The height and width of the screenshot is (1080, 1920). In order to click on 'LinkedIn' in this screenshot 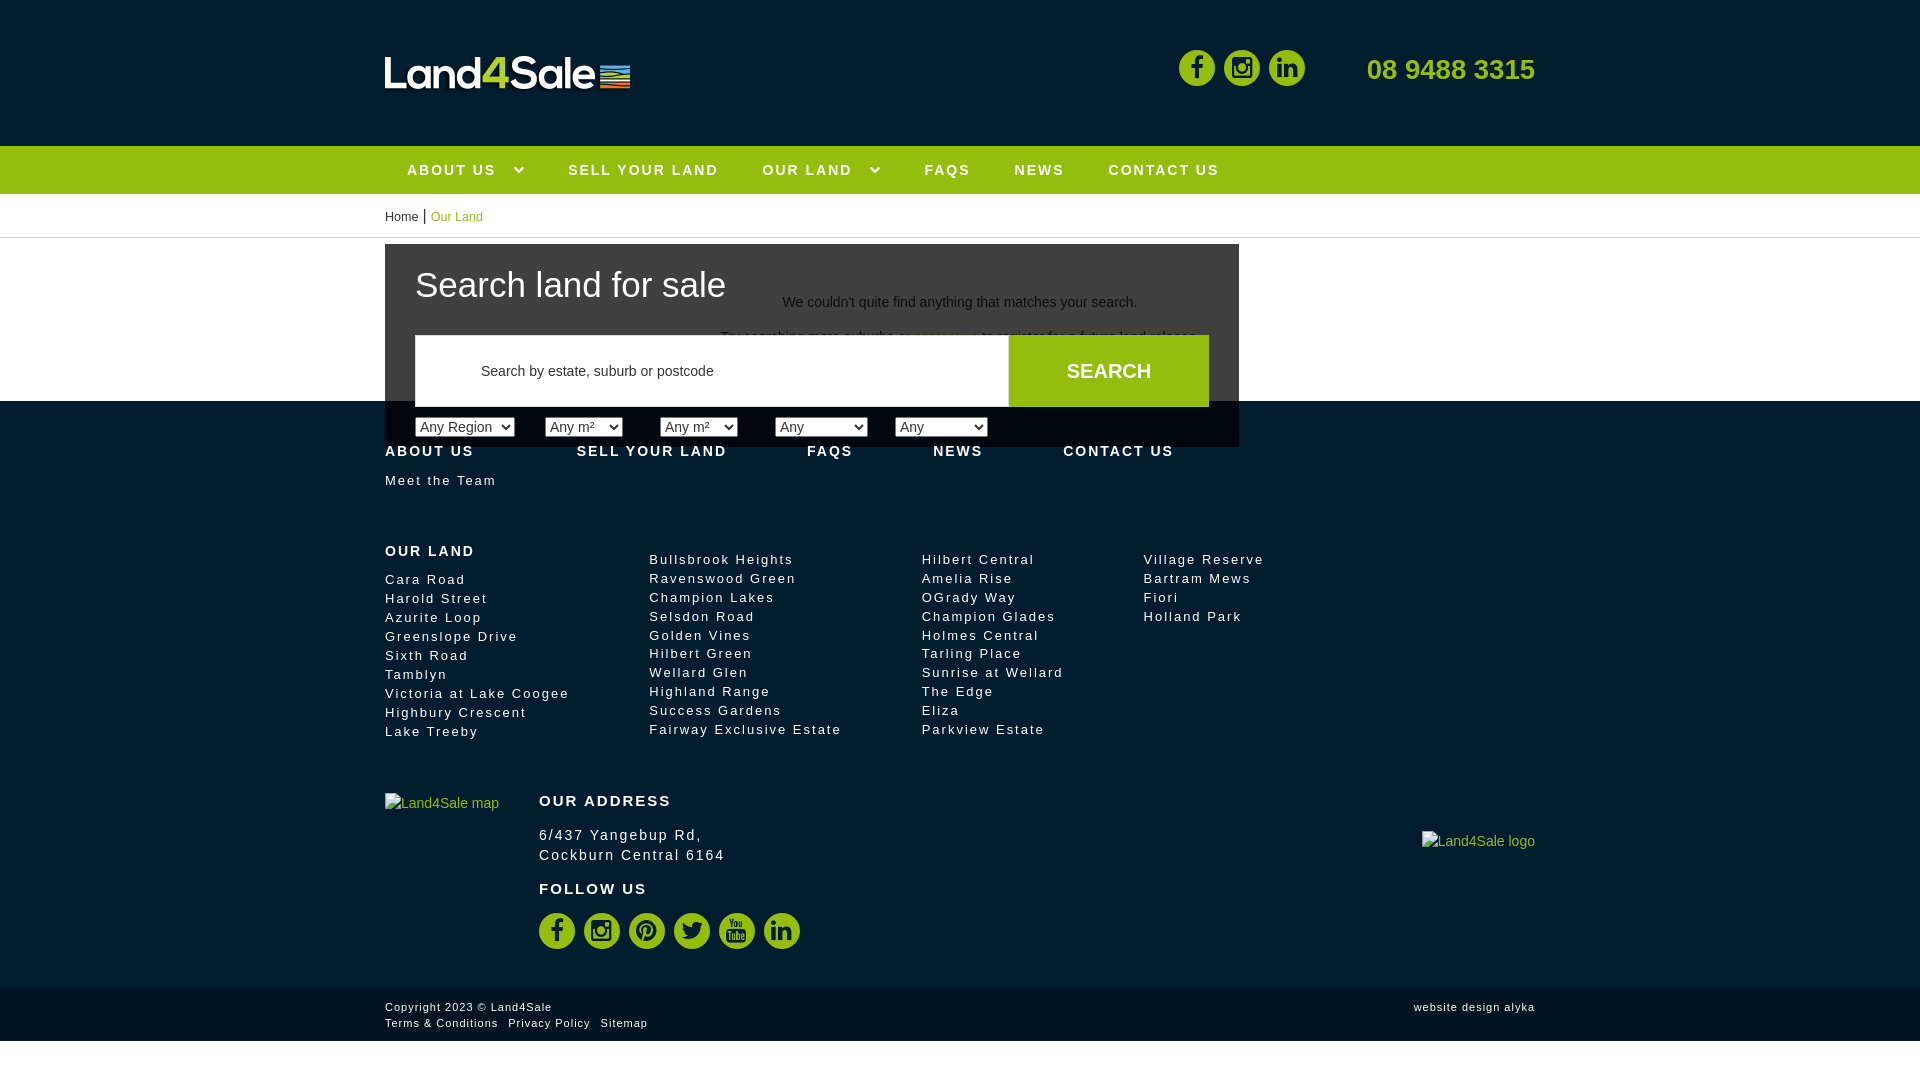, I will do `click(780, 929)`.